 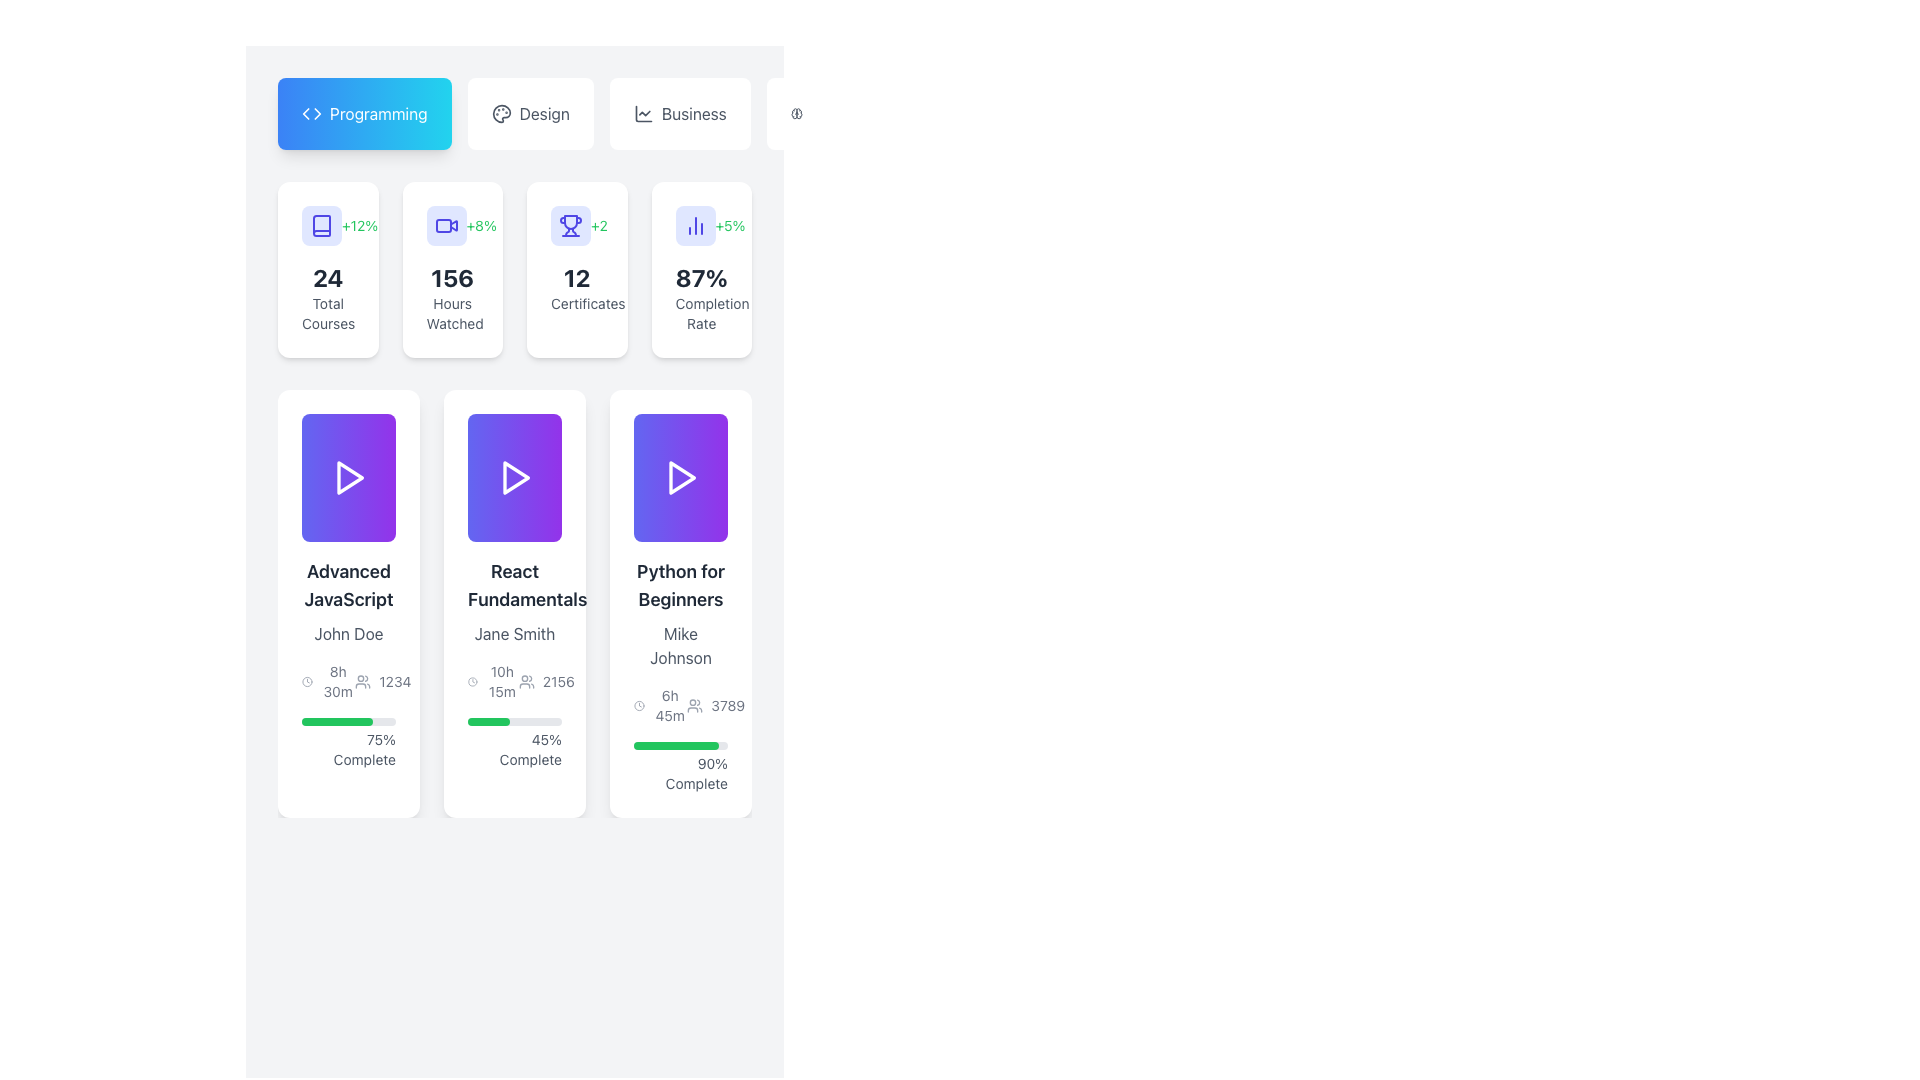 What do you see at coordinates (349, 603) in the screenshot?
I see `the first course overview card in the leftmost column of the grid layout` at bounding box center [349, 603].